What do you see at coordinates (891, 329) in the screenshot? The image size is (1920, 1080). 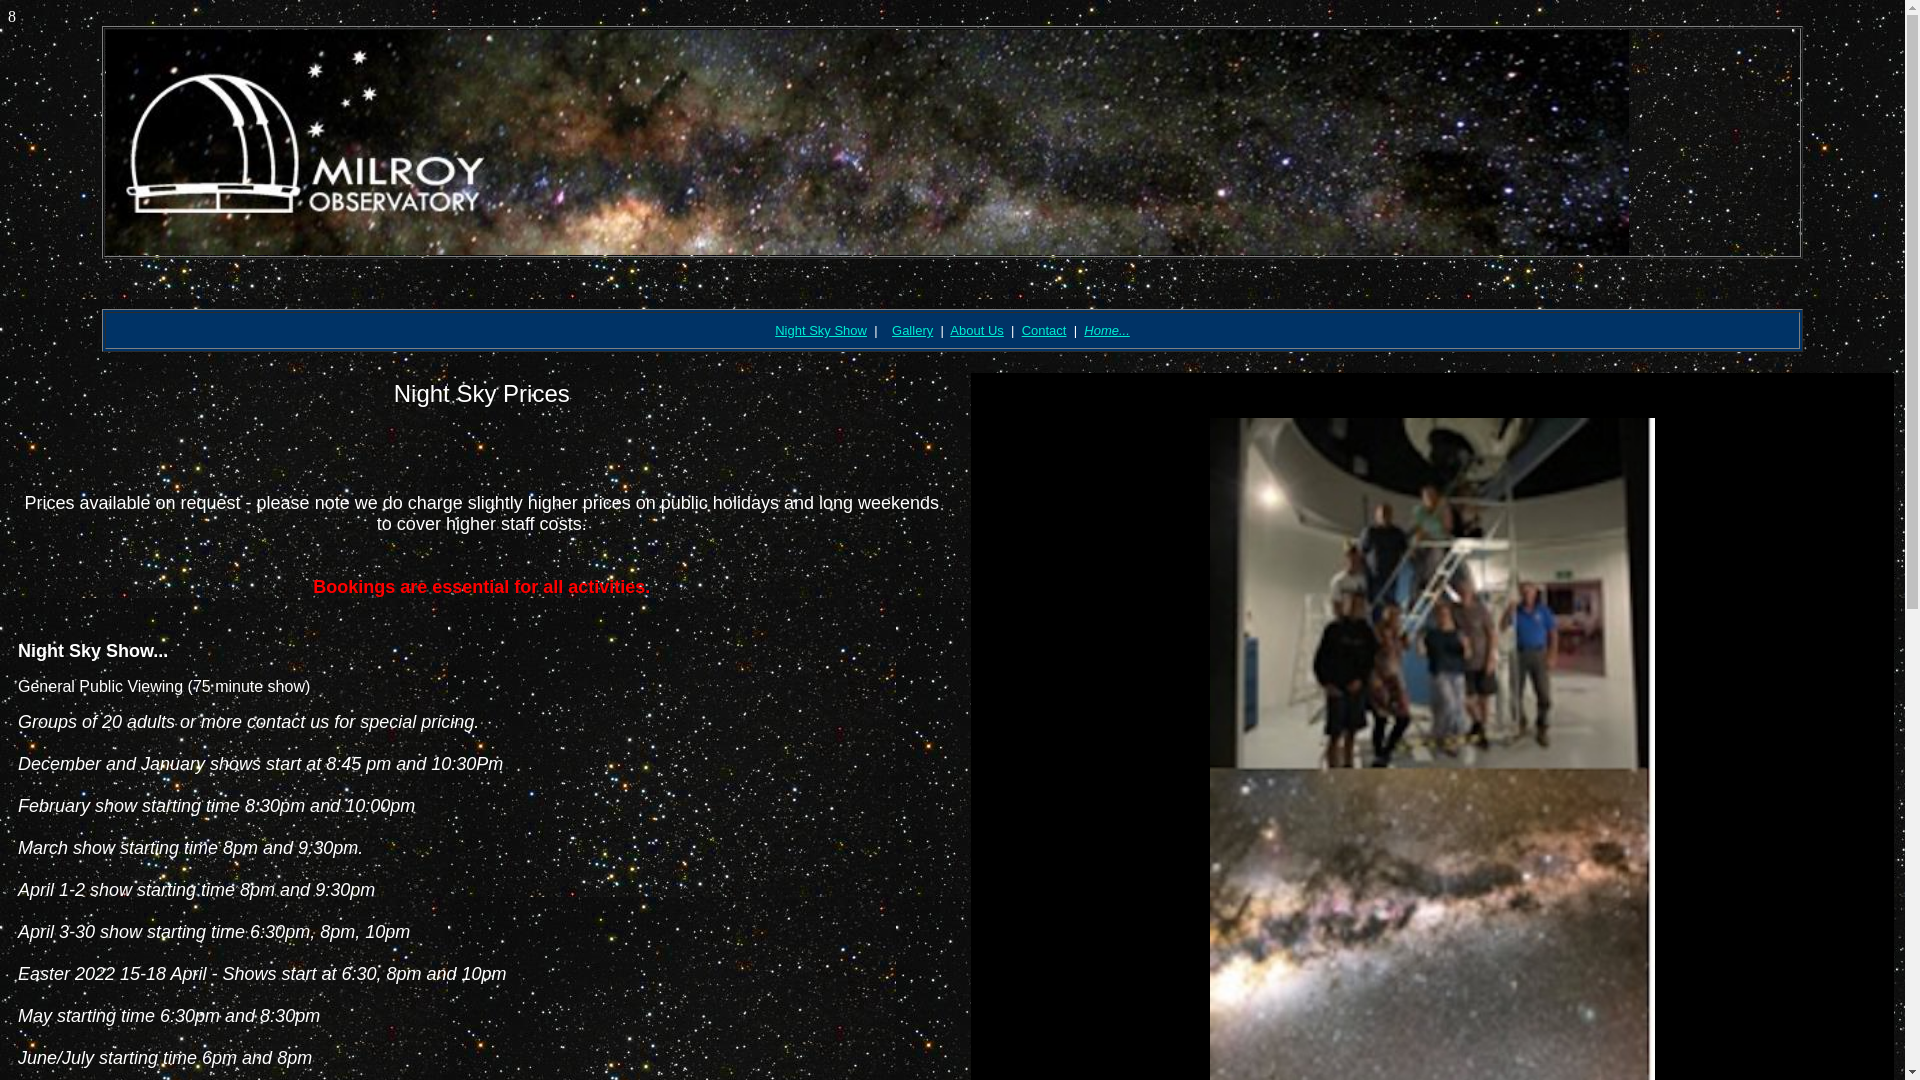 I see `'Gallery'` at bounding box center [891, 329].